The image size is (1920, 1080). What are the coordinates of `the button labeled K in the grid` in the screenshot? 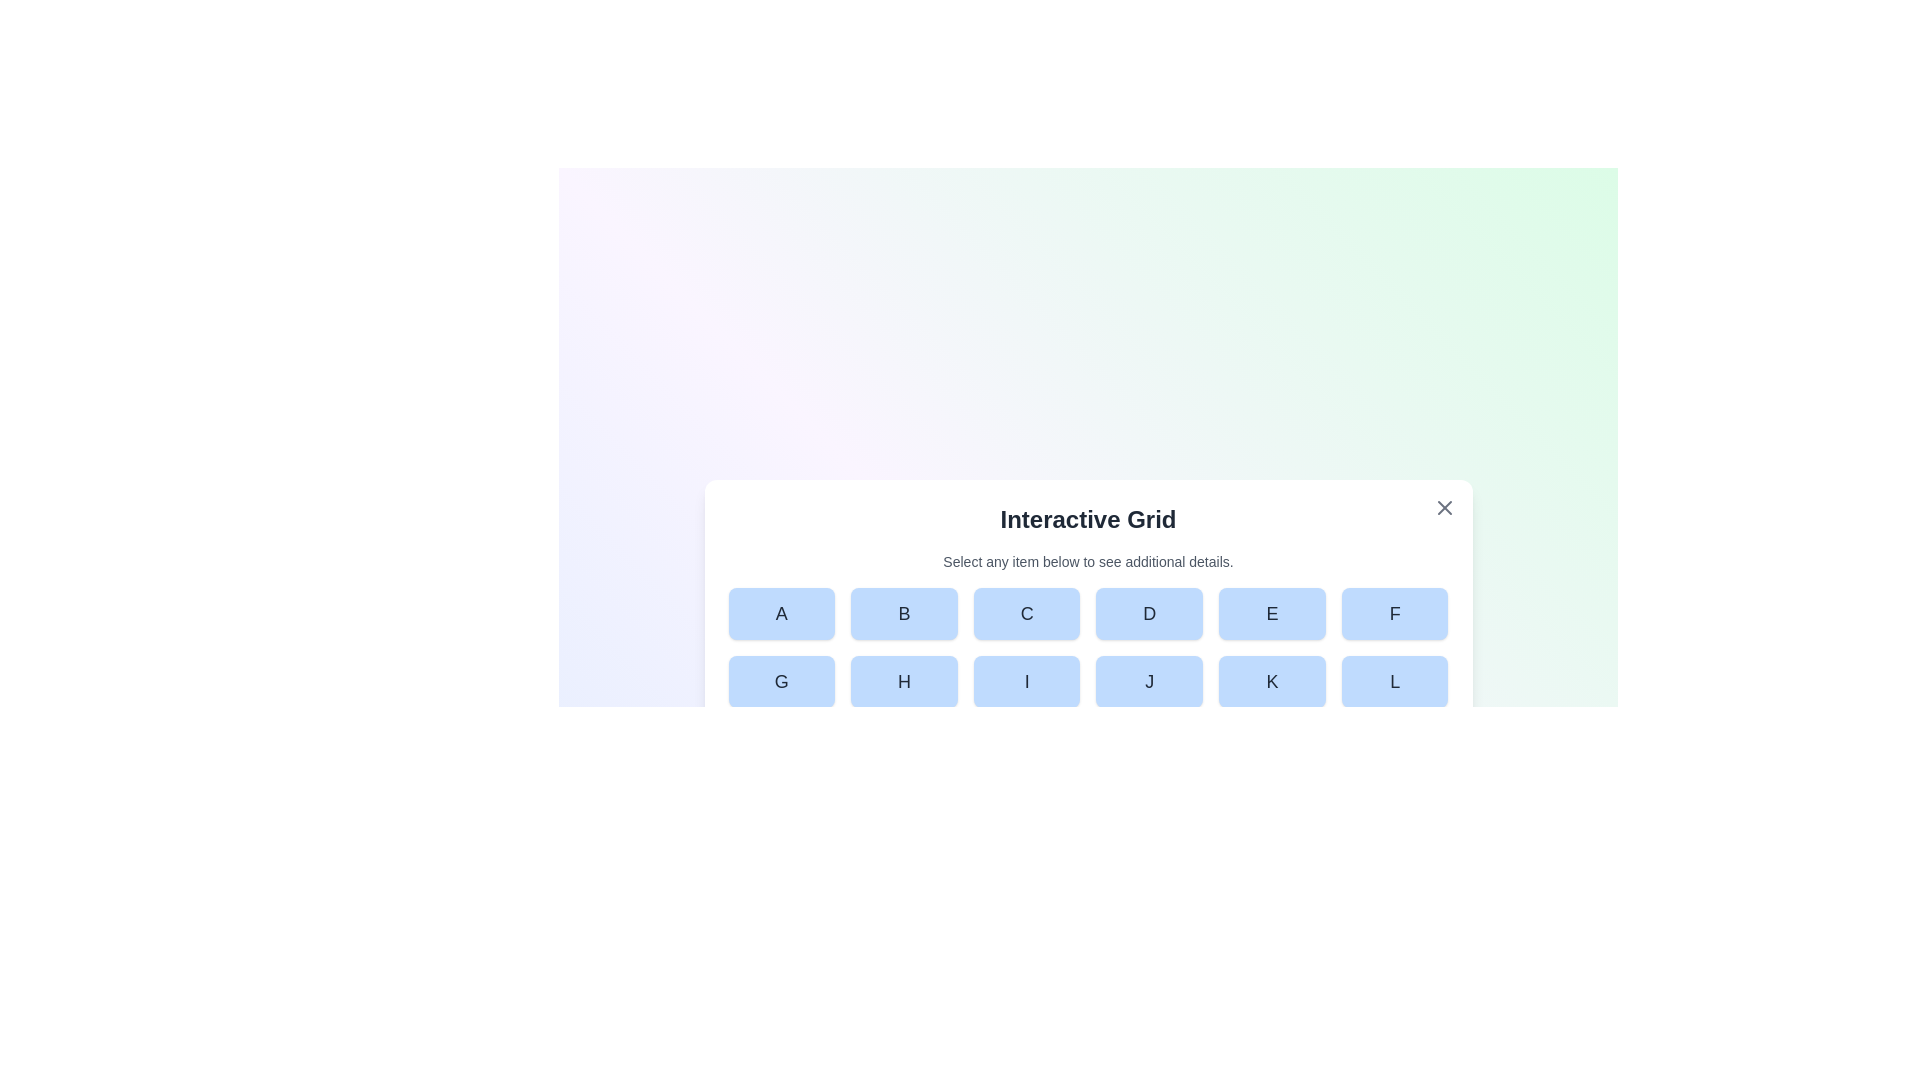 It's located at (1271, 681).